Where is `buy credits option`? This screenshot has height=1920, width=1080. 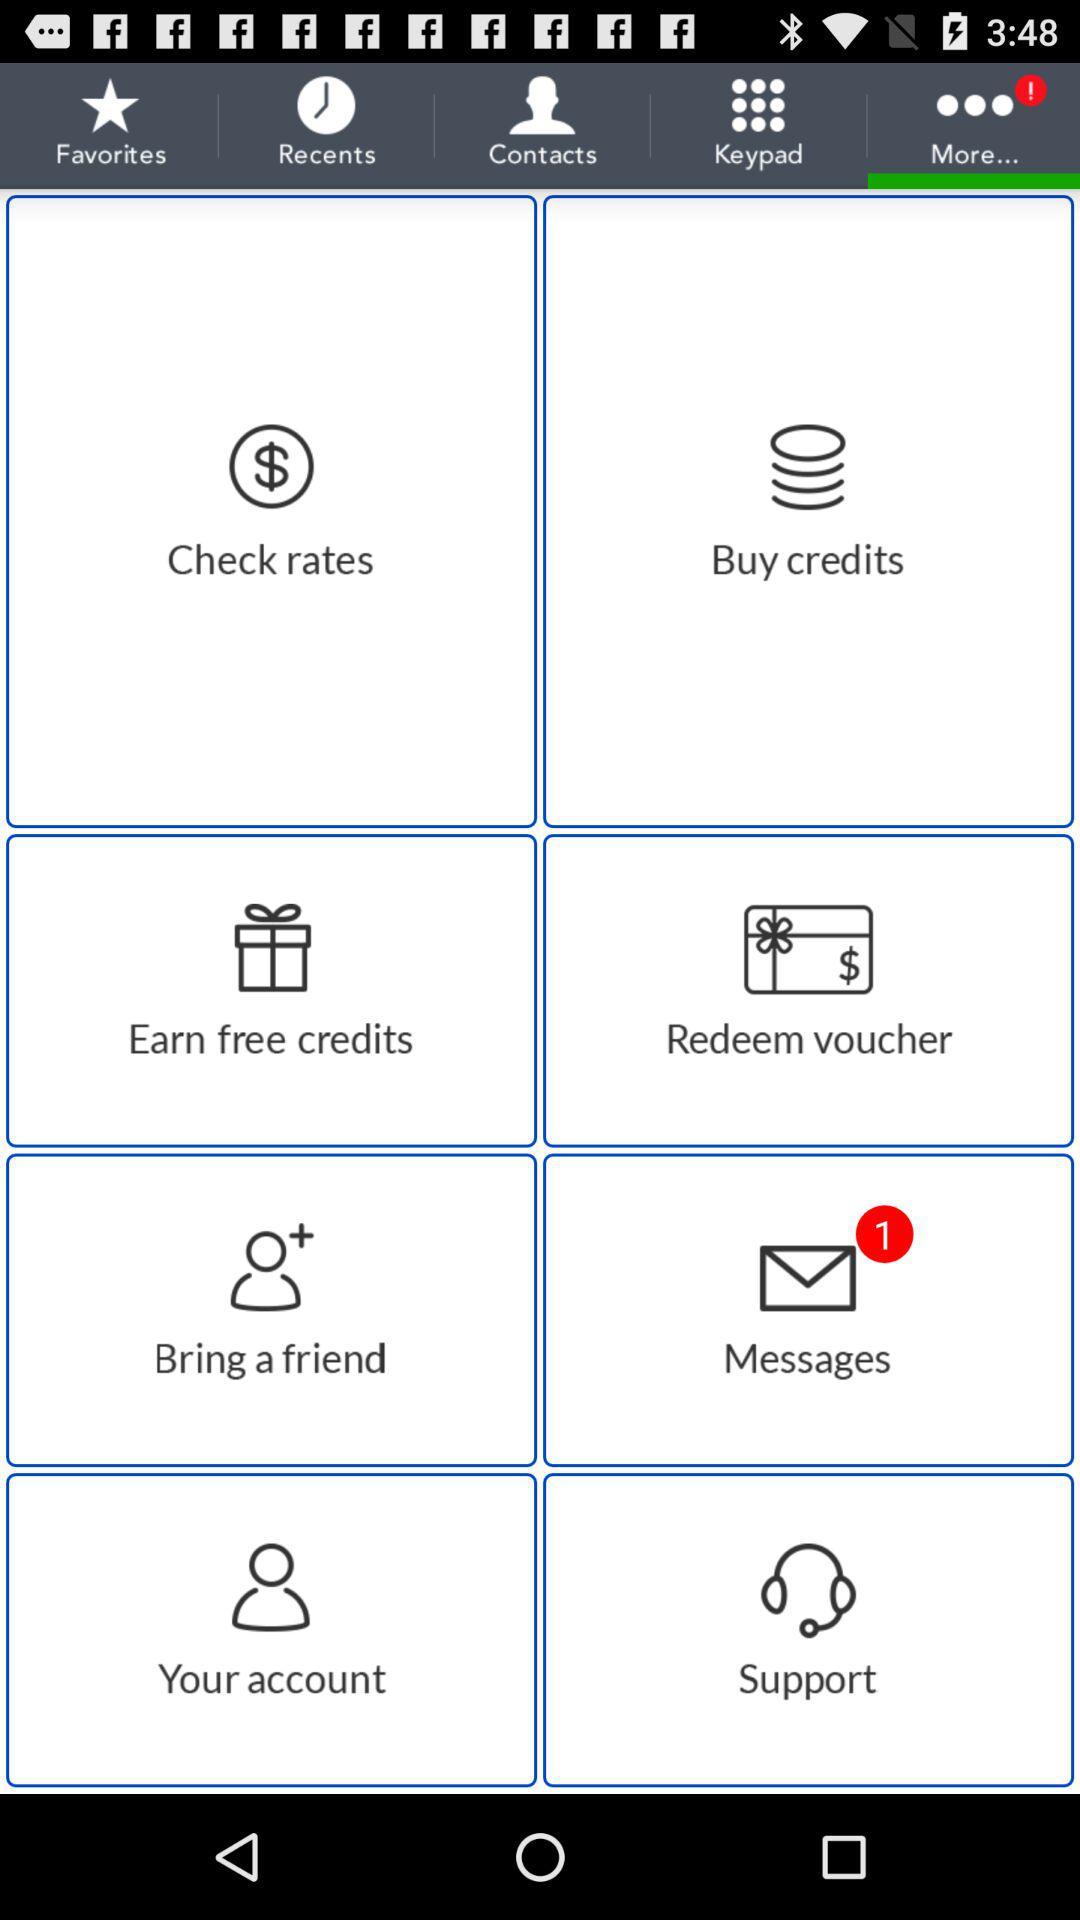
buy credits option is located at coordinates (807, 511).